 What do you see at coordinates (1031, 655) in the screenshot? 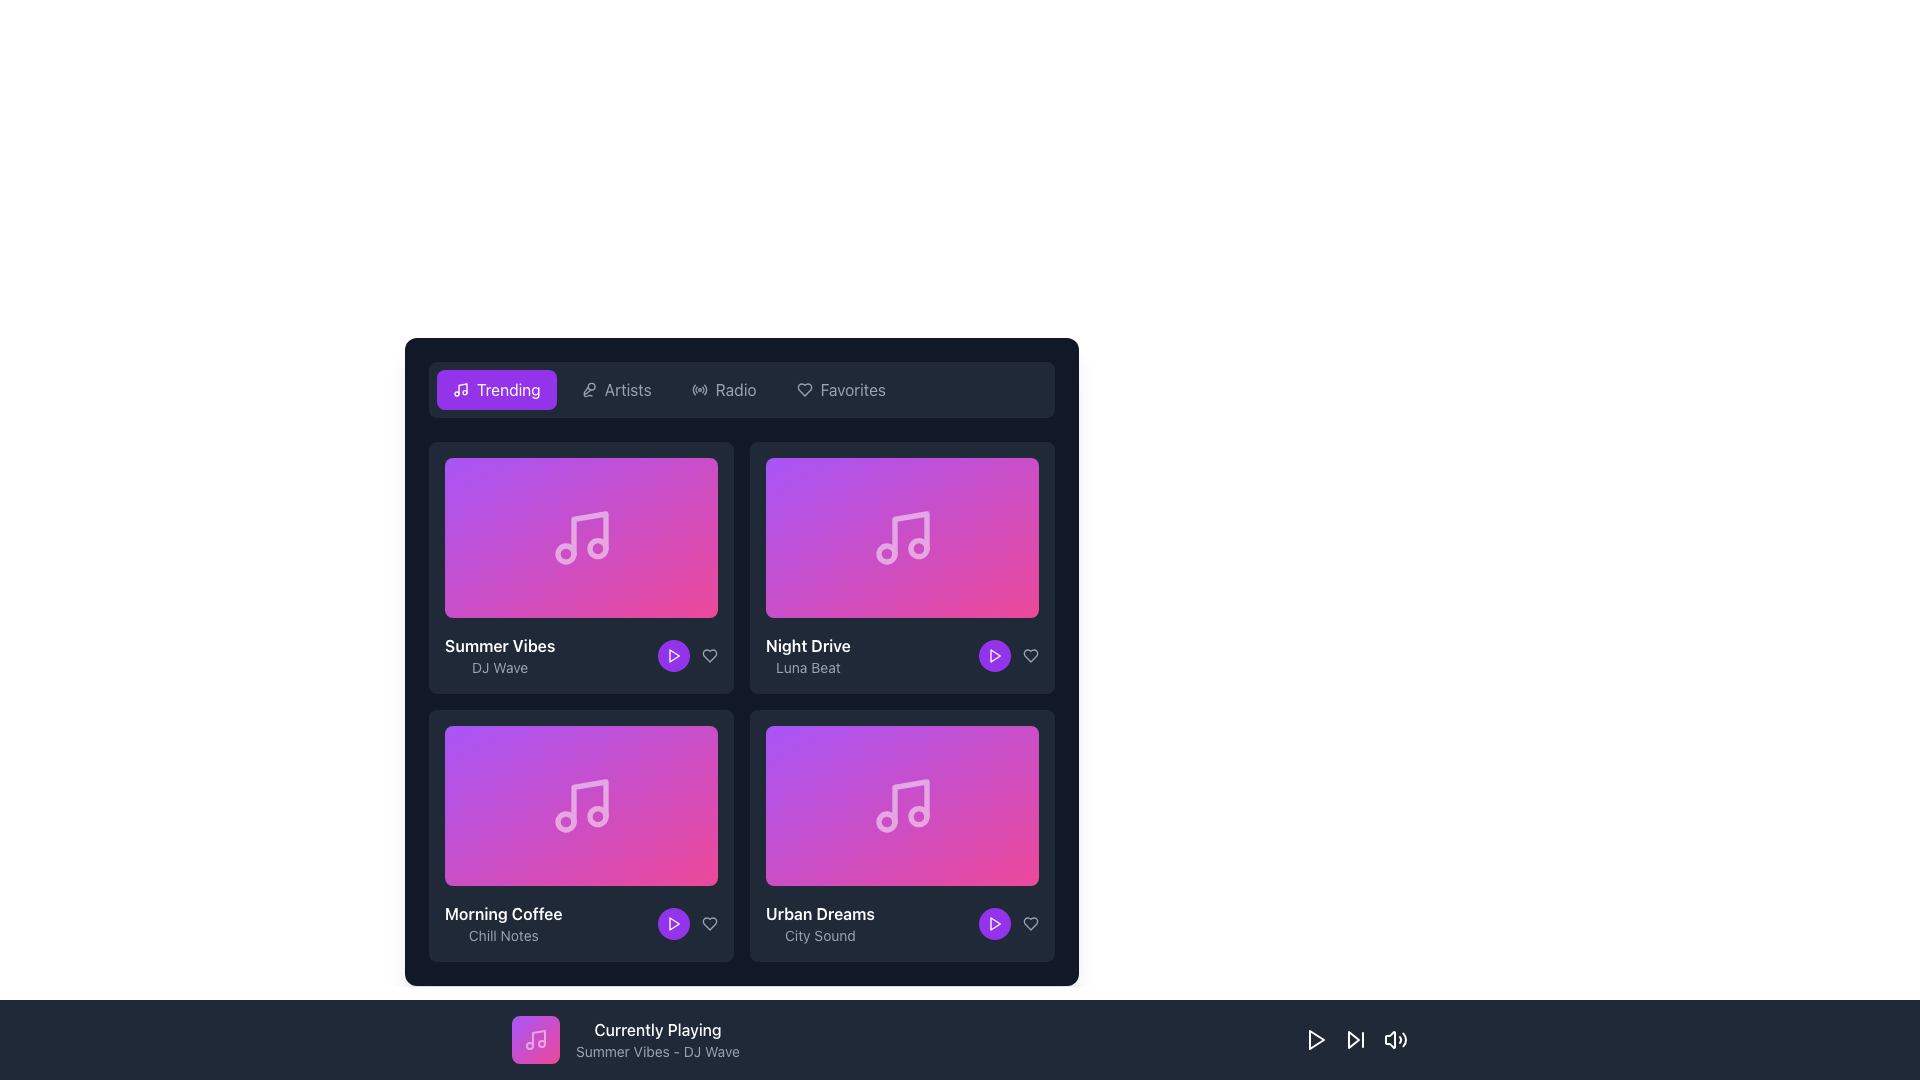
I see `the heart-shaped icon button located at the bottom-right corner of the 'Night Drive' card` at bounding box center [1031, 655].